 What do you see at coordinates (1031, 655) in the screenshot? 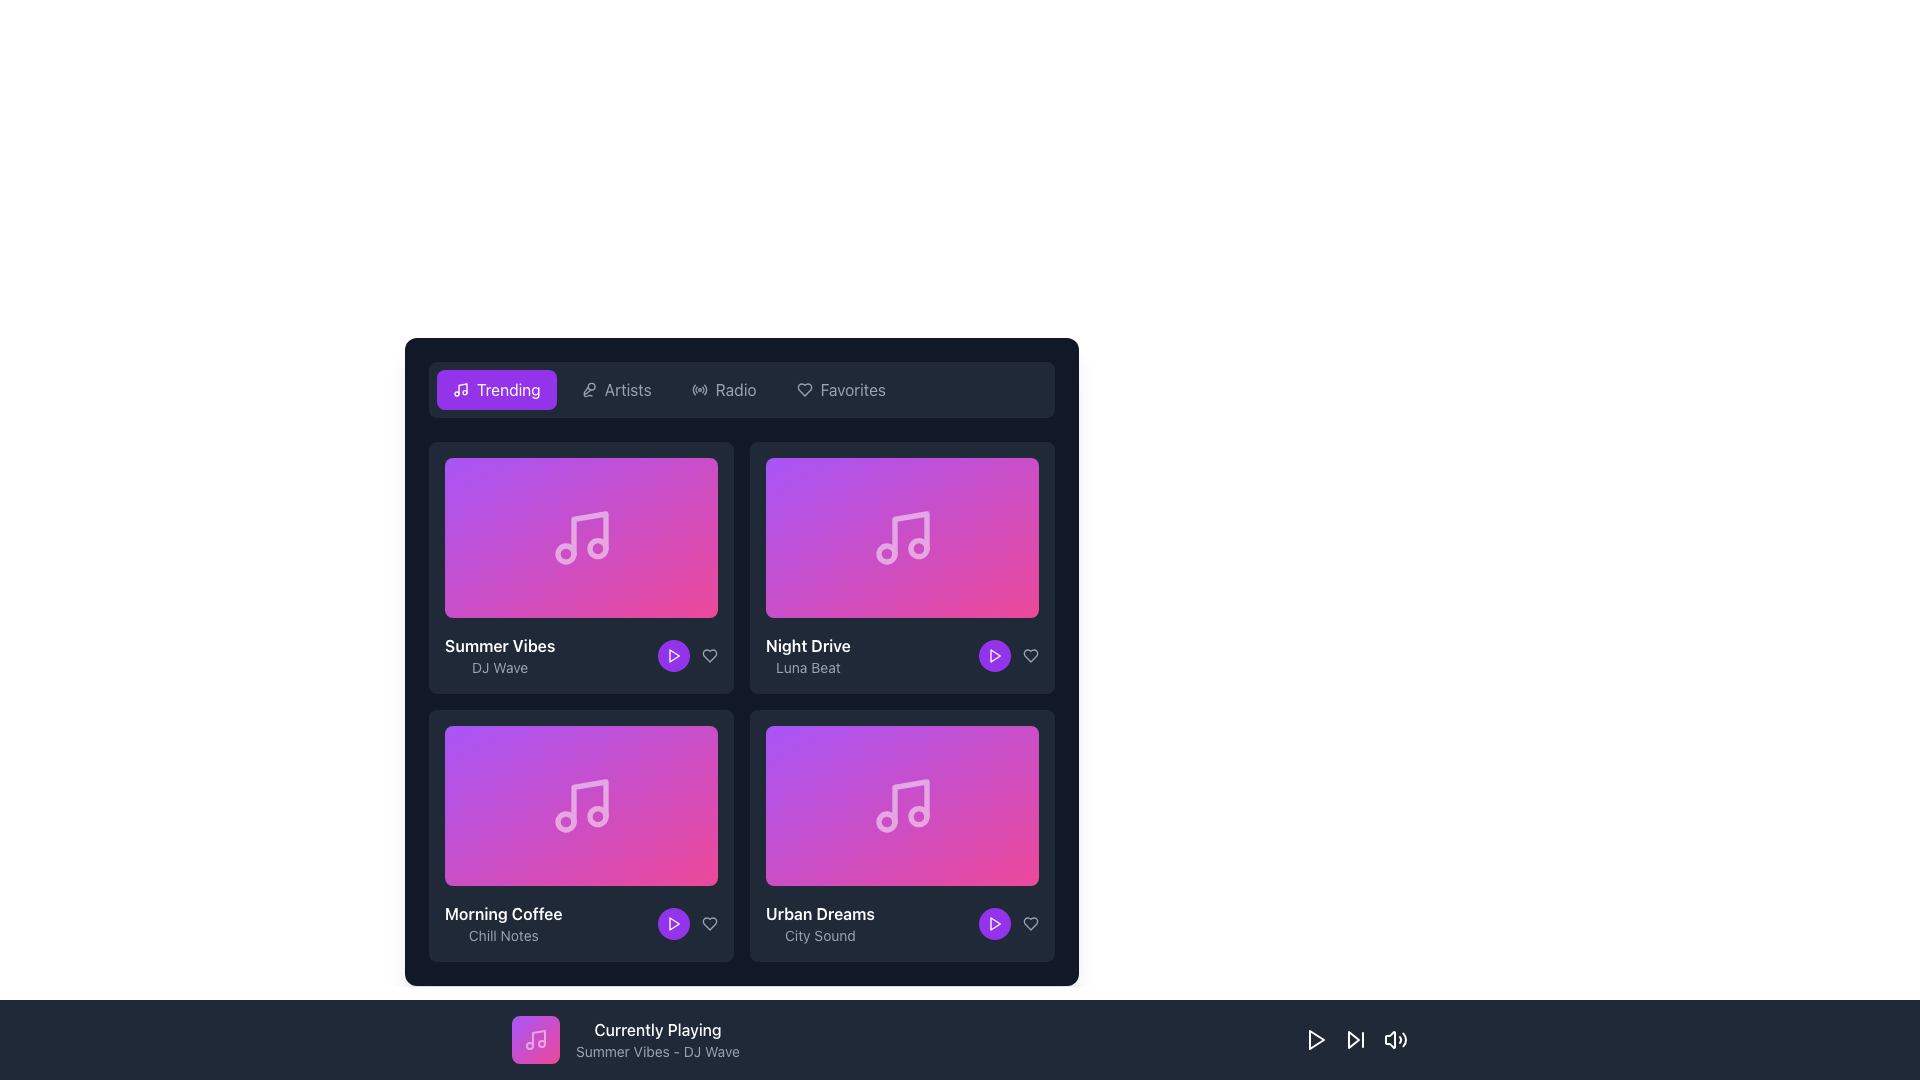
I see `the heart-shaped icon button located at the bottom-right corner of the 'Night Drive' card` at bounding box center [1031, 655].